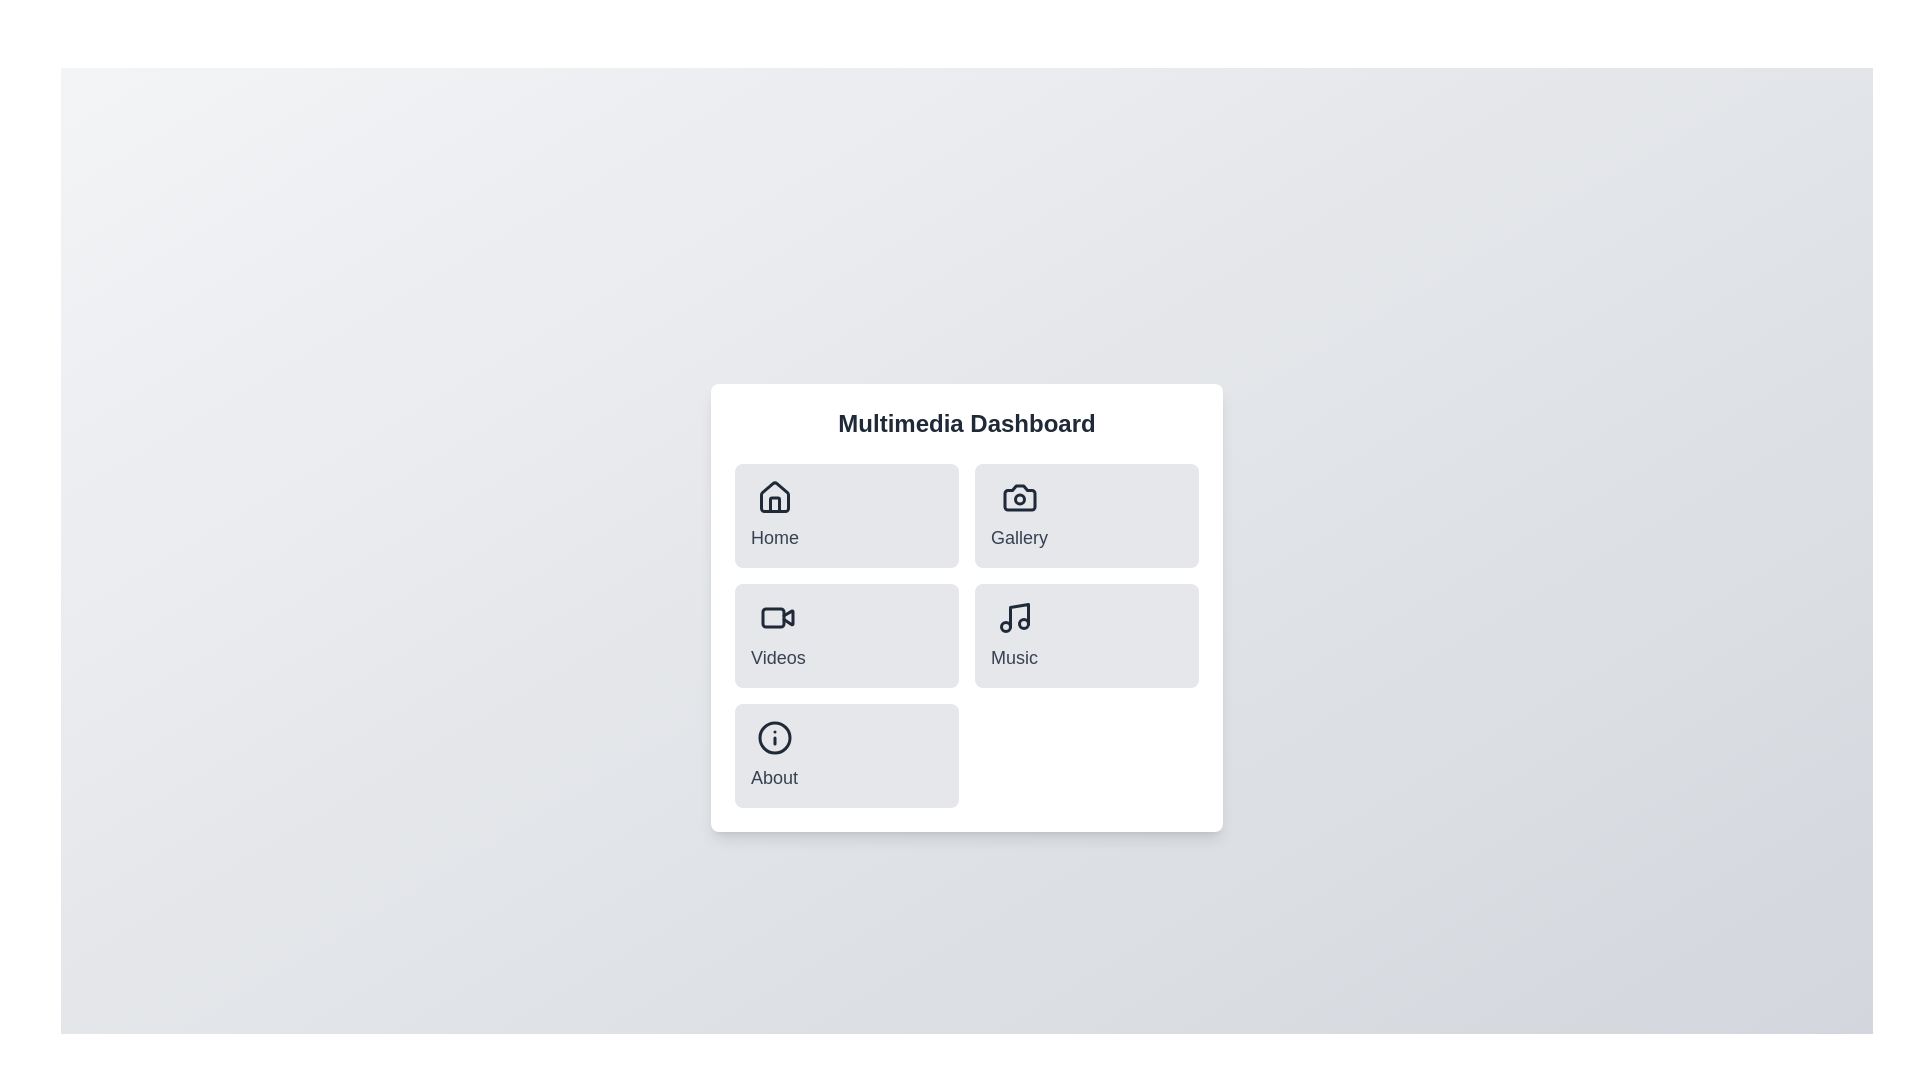 This screenshot has height=1080, width=1920. What do you see at coordinates (776, 636) in the screenshot?
I see `the menu item labeled Videos to display its description` at bounding box center [776, 636].